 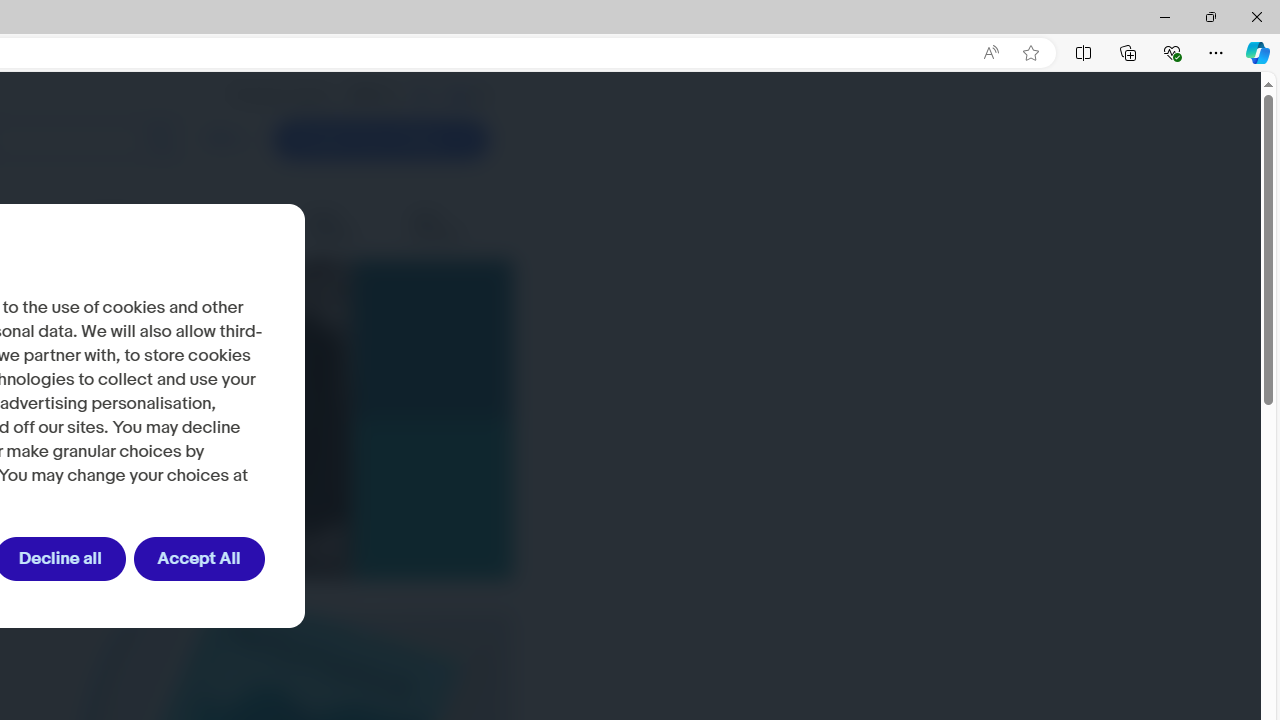 What do you see at coordinates (1171, 51) in the screenshot?
I see `'Browser essentials'` at bounding box center [1171, 51].